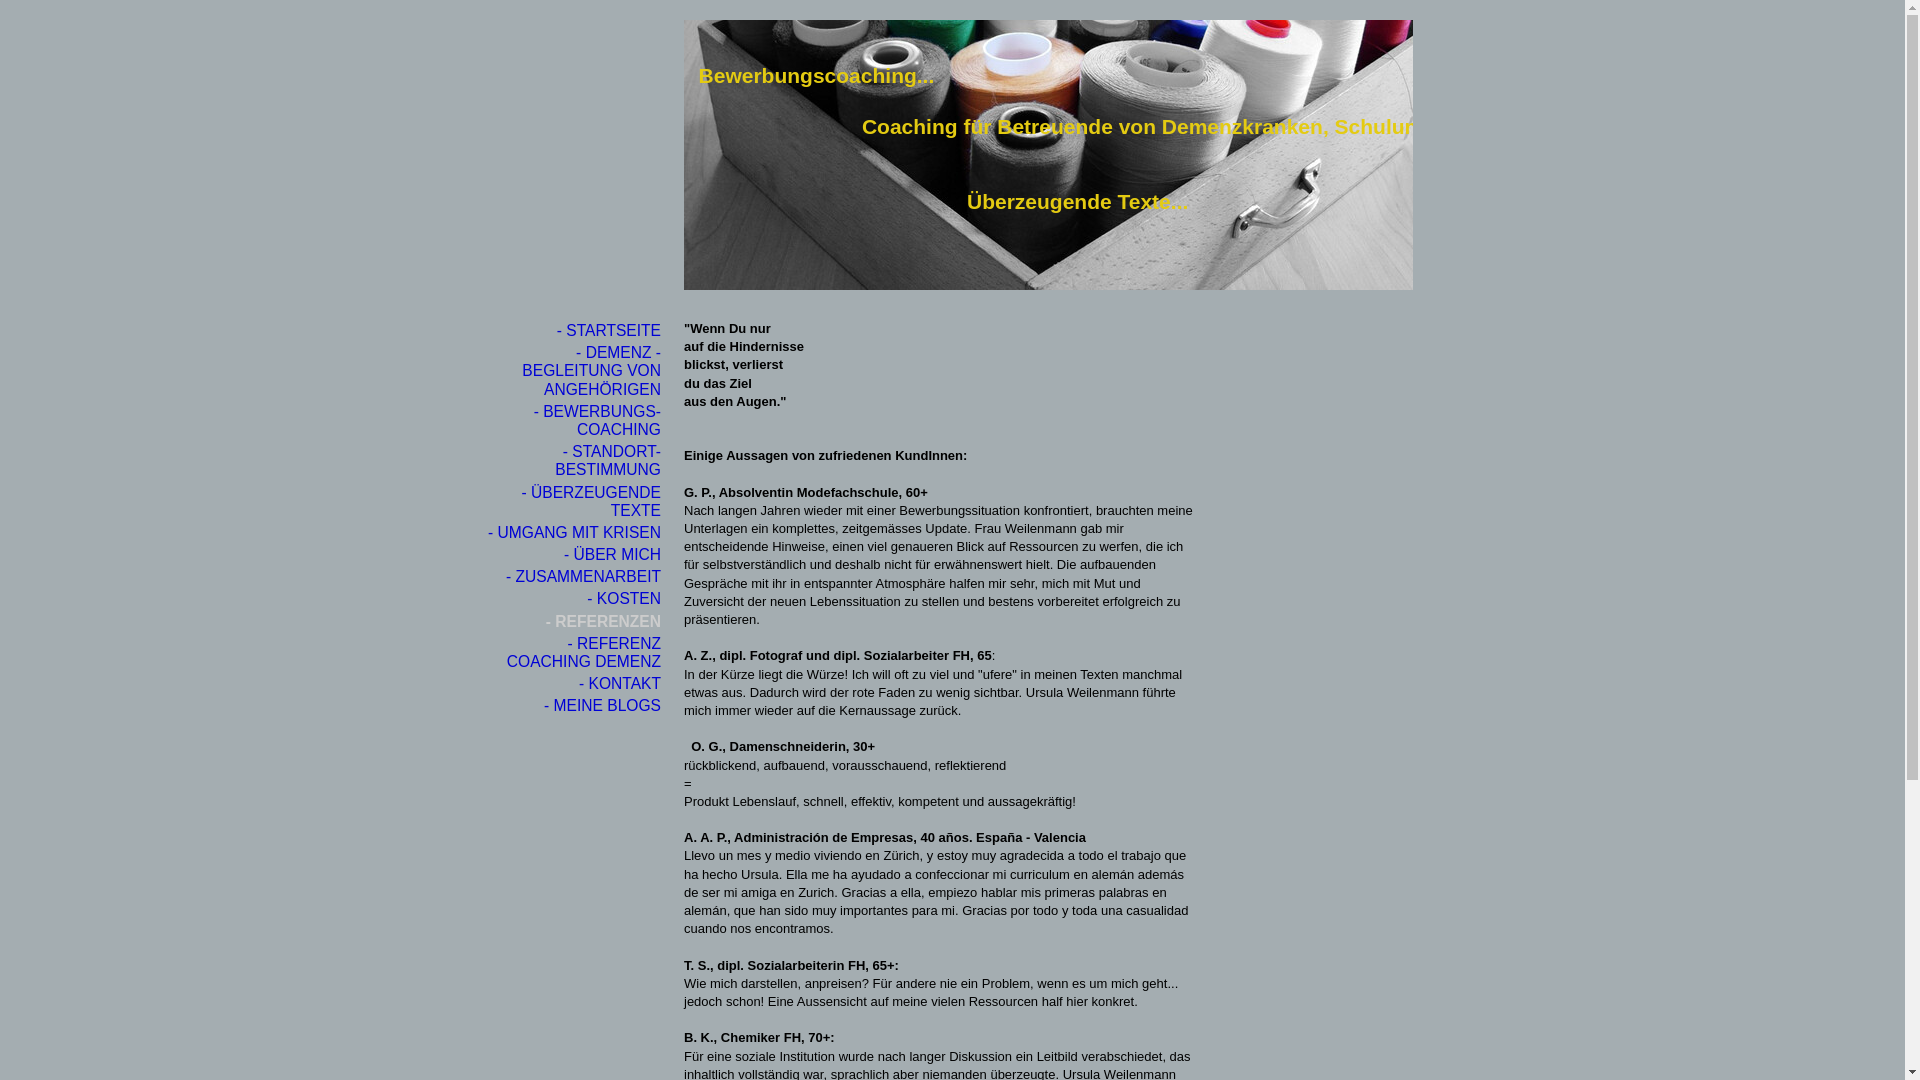 The height and width of the screenshot is (1080, 1920). What do you see at coordinates (574, 620) in the screenshot?
I see `'- REFERENZEN'` at bounding box center [574, 620].